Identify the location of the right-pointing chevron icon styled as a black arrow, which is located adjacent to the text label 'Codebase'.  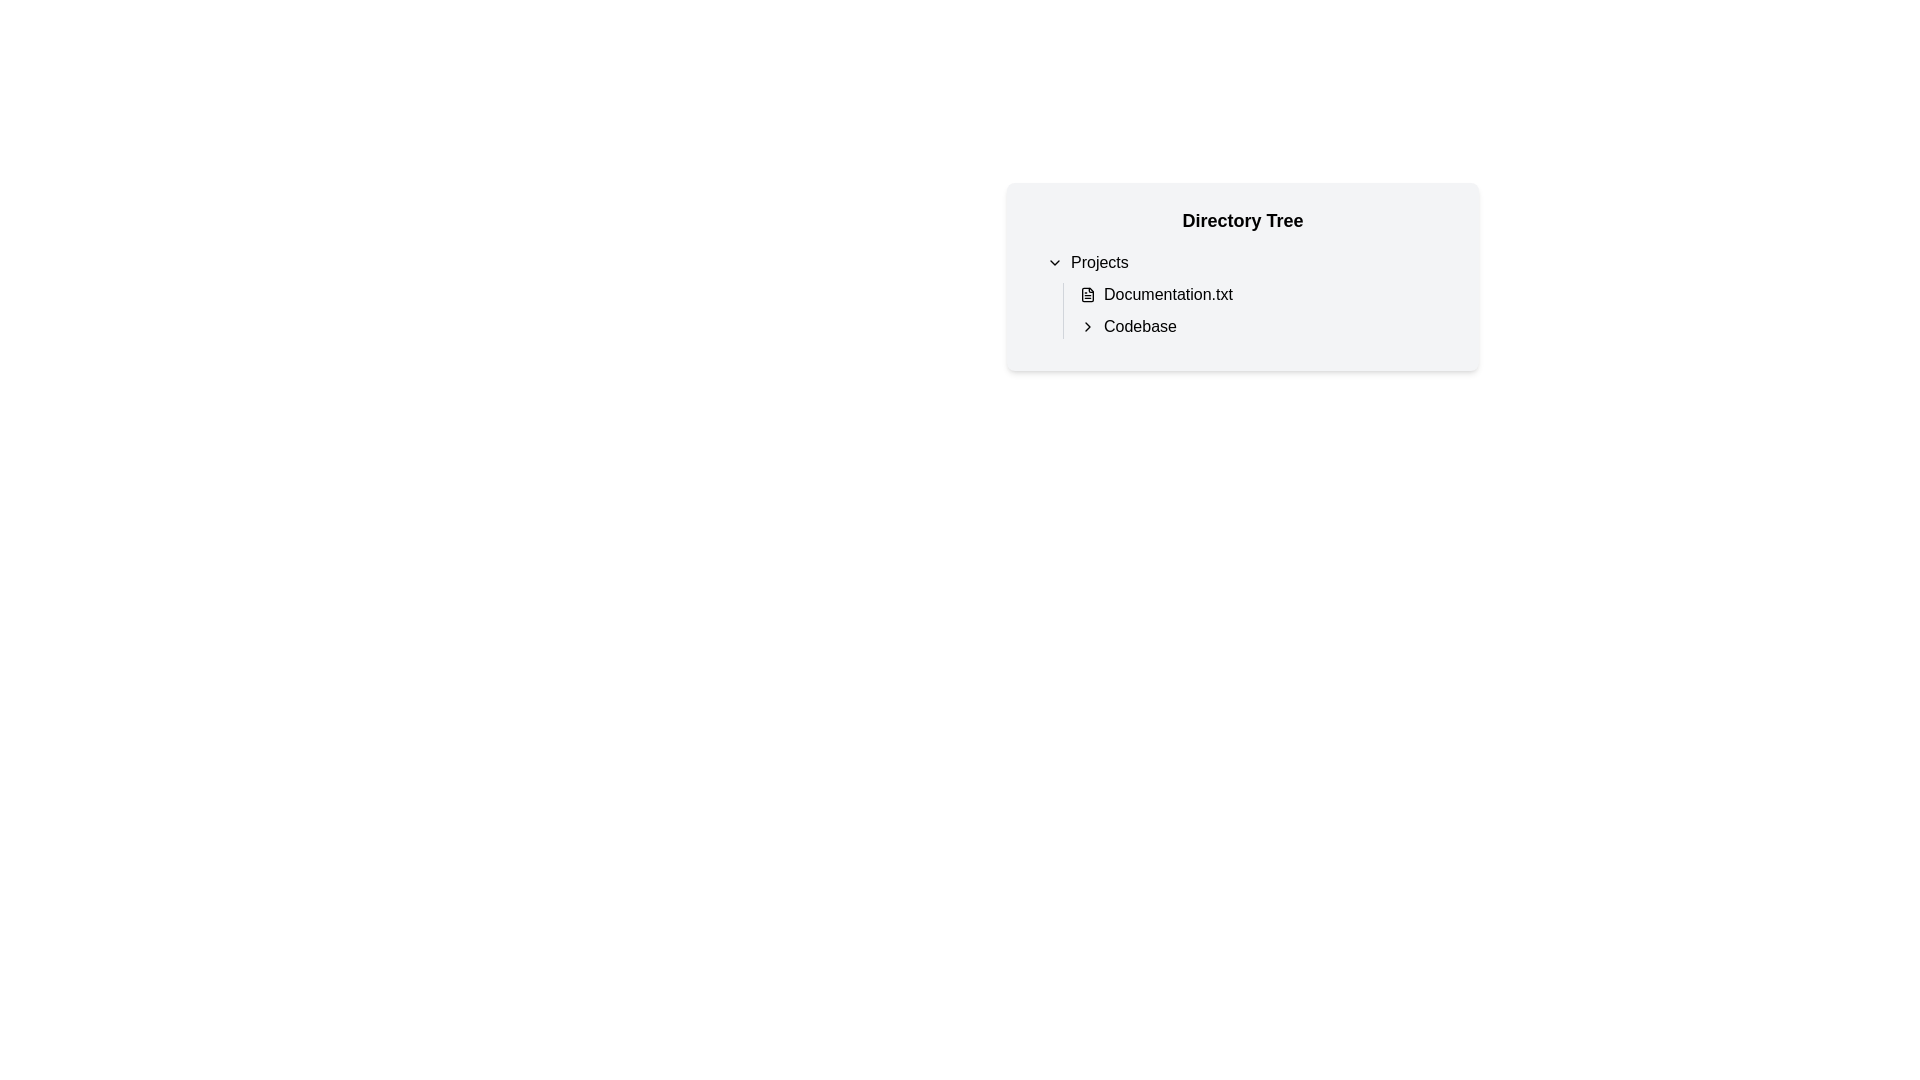
(1087, 326).